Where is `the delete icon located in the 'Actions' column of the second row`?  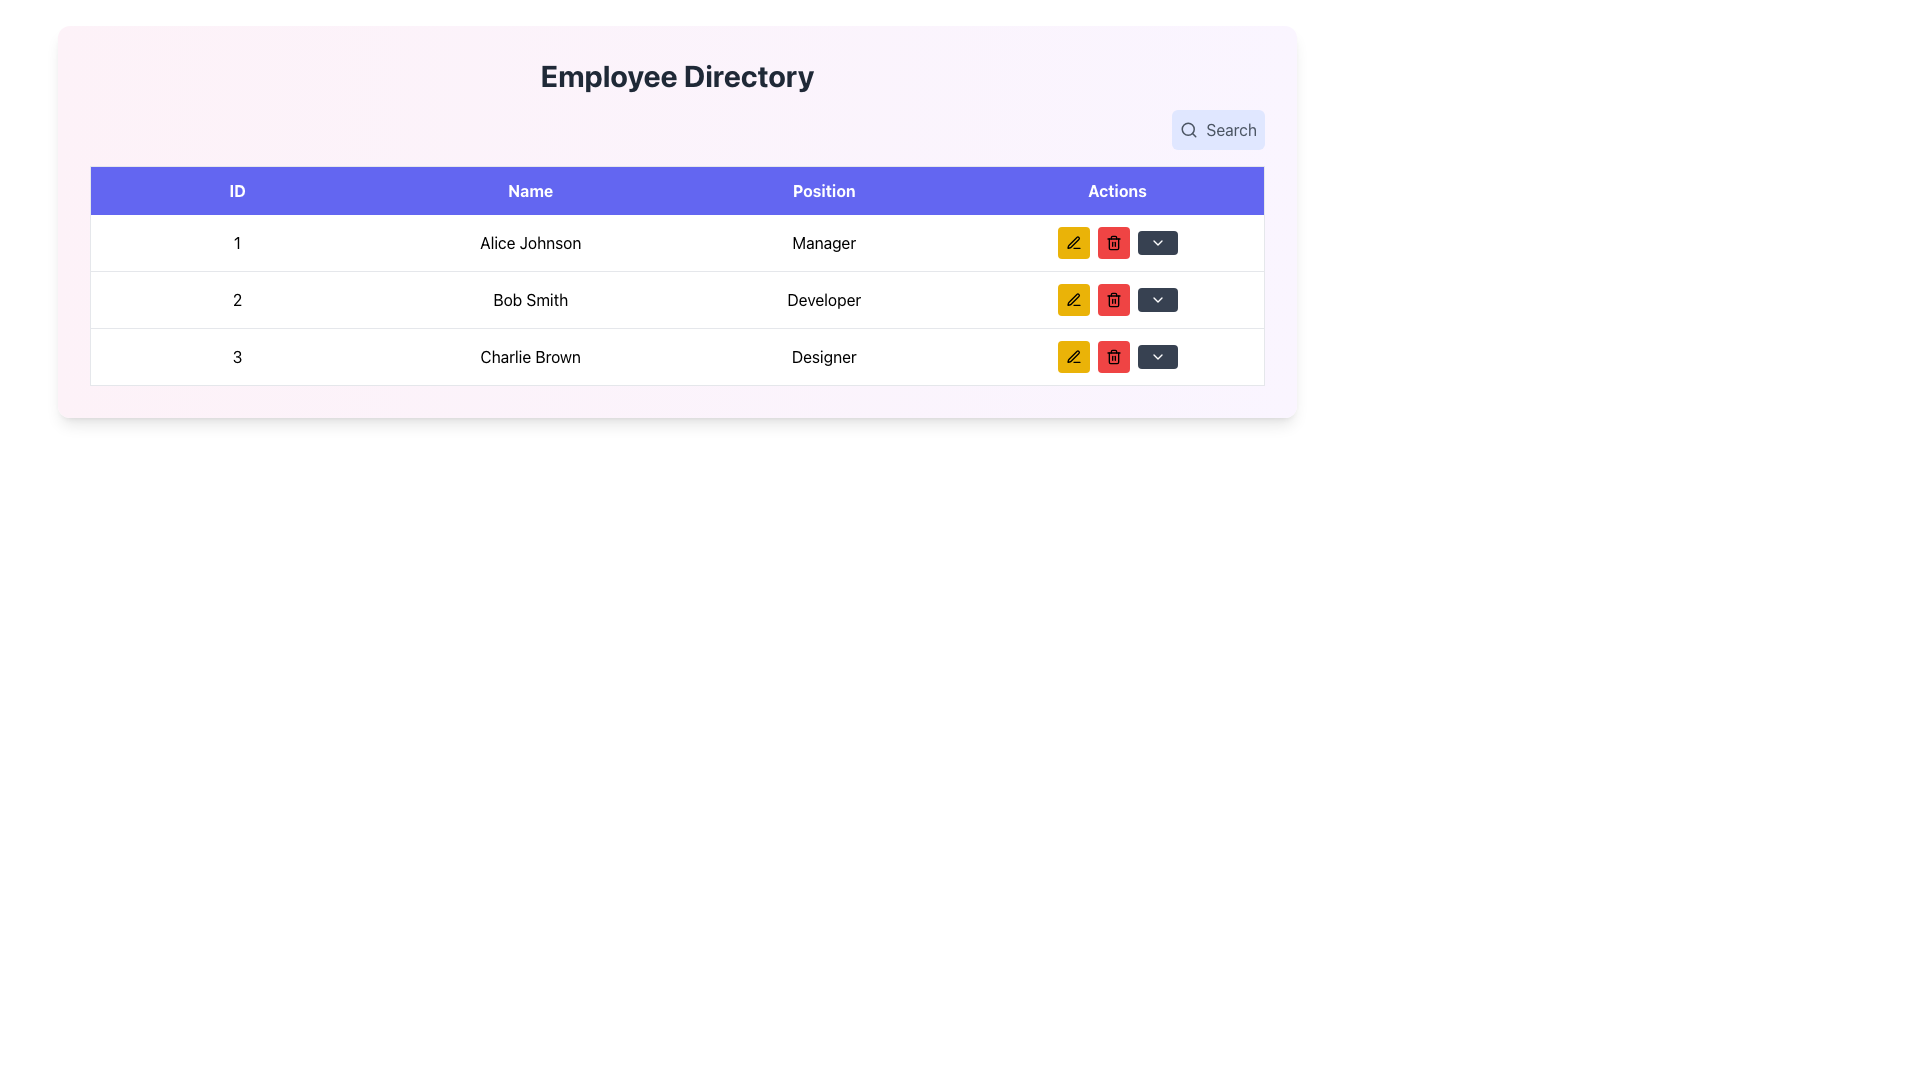
the delete icon located in the 'Actions' column of the second row is located at coordinates (1112, 356).